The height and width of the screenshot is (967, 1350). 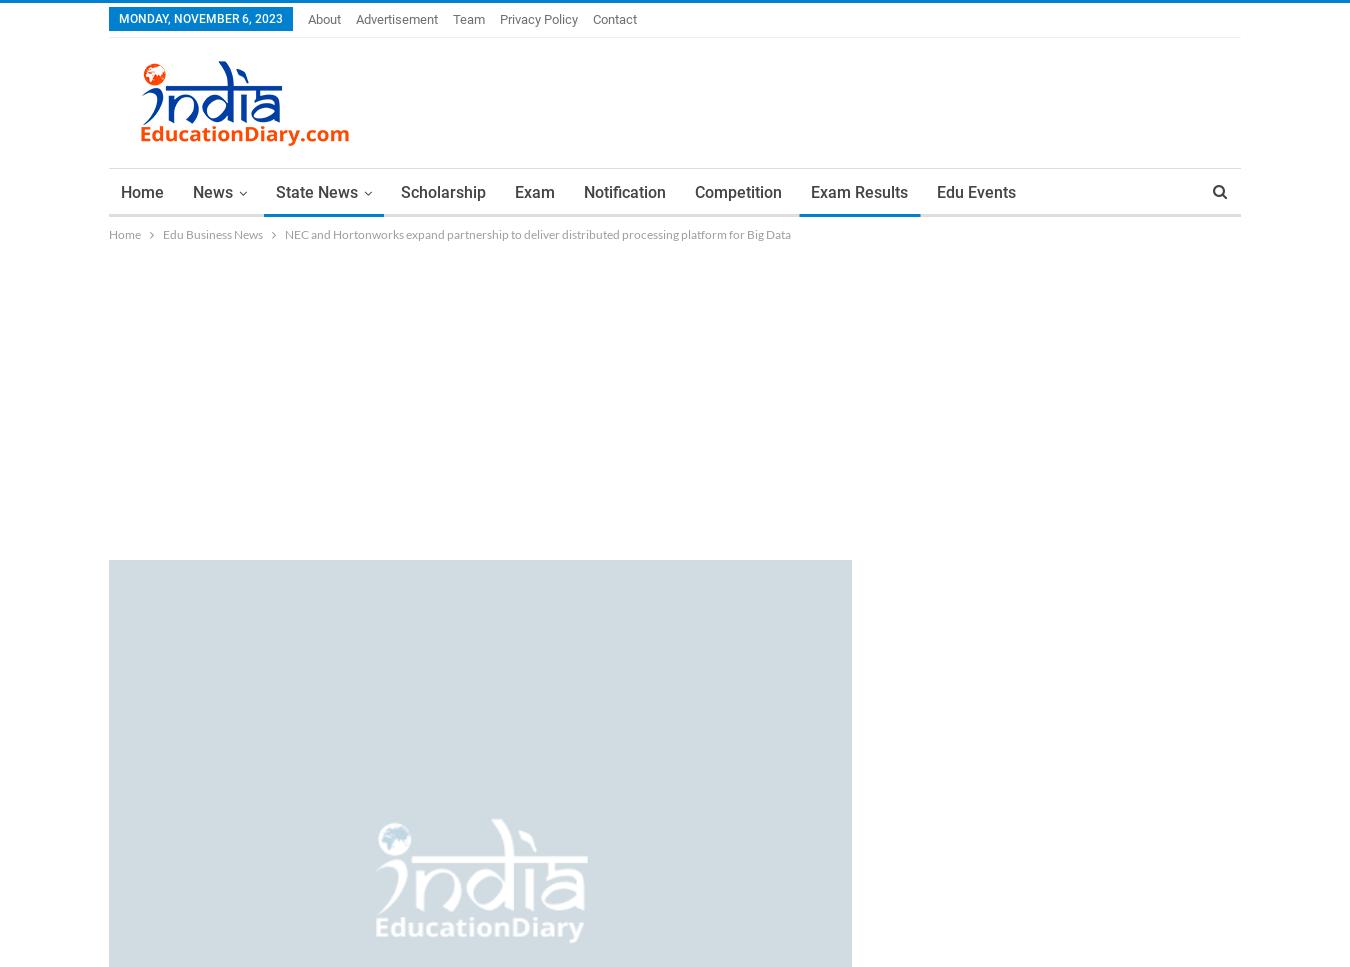 What do you see at coordinates (859, 191) in the screenshot?
I see `'Exam Results'` at bounding box center [859, 191].